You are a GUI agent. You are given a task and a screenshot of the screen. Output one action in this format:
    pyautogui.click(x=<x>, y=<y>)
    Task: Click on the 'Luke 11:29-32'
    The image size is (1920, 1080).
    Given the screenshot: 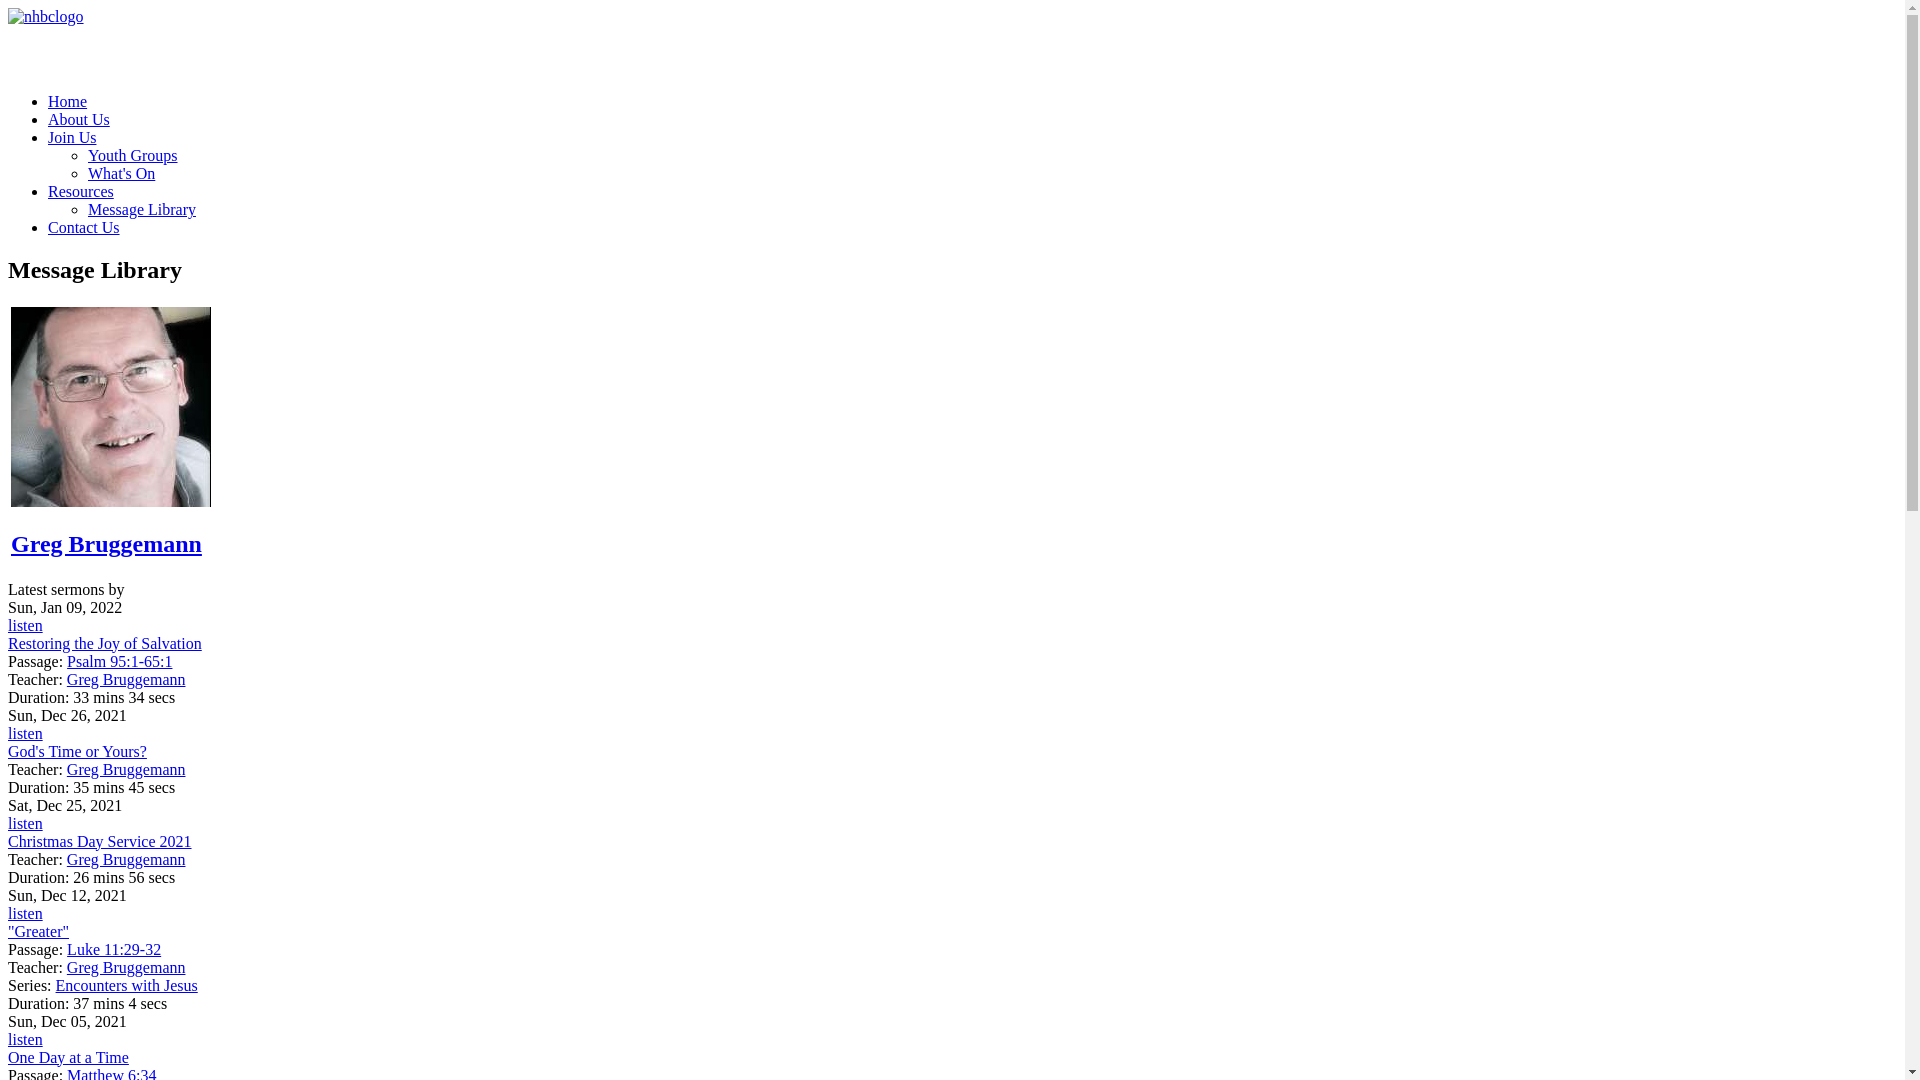 What is the action you would take?
    pyautogui.click(x=113, y=948)
    